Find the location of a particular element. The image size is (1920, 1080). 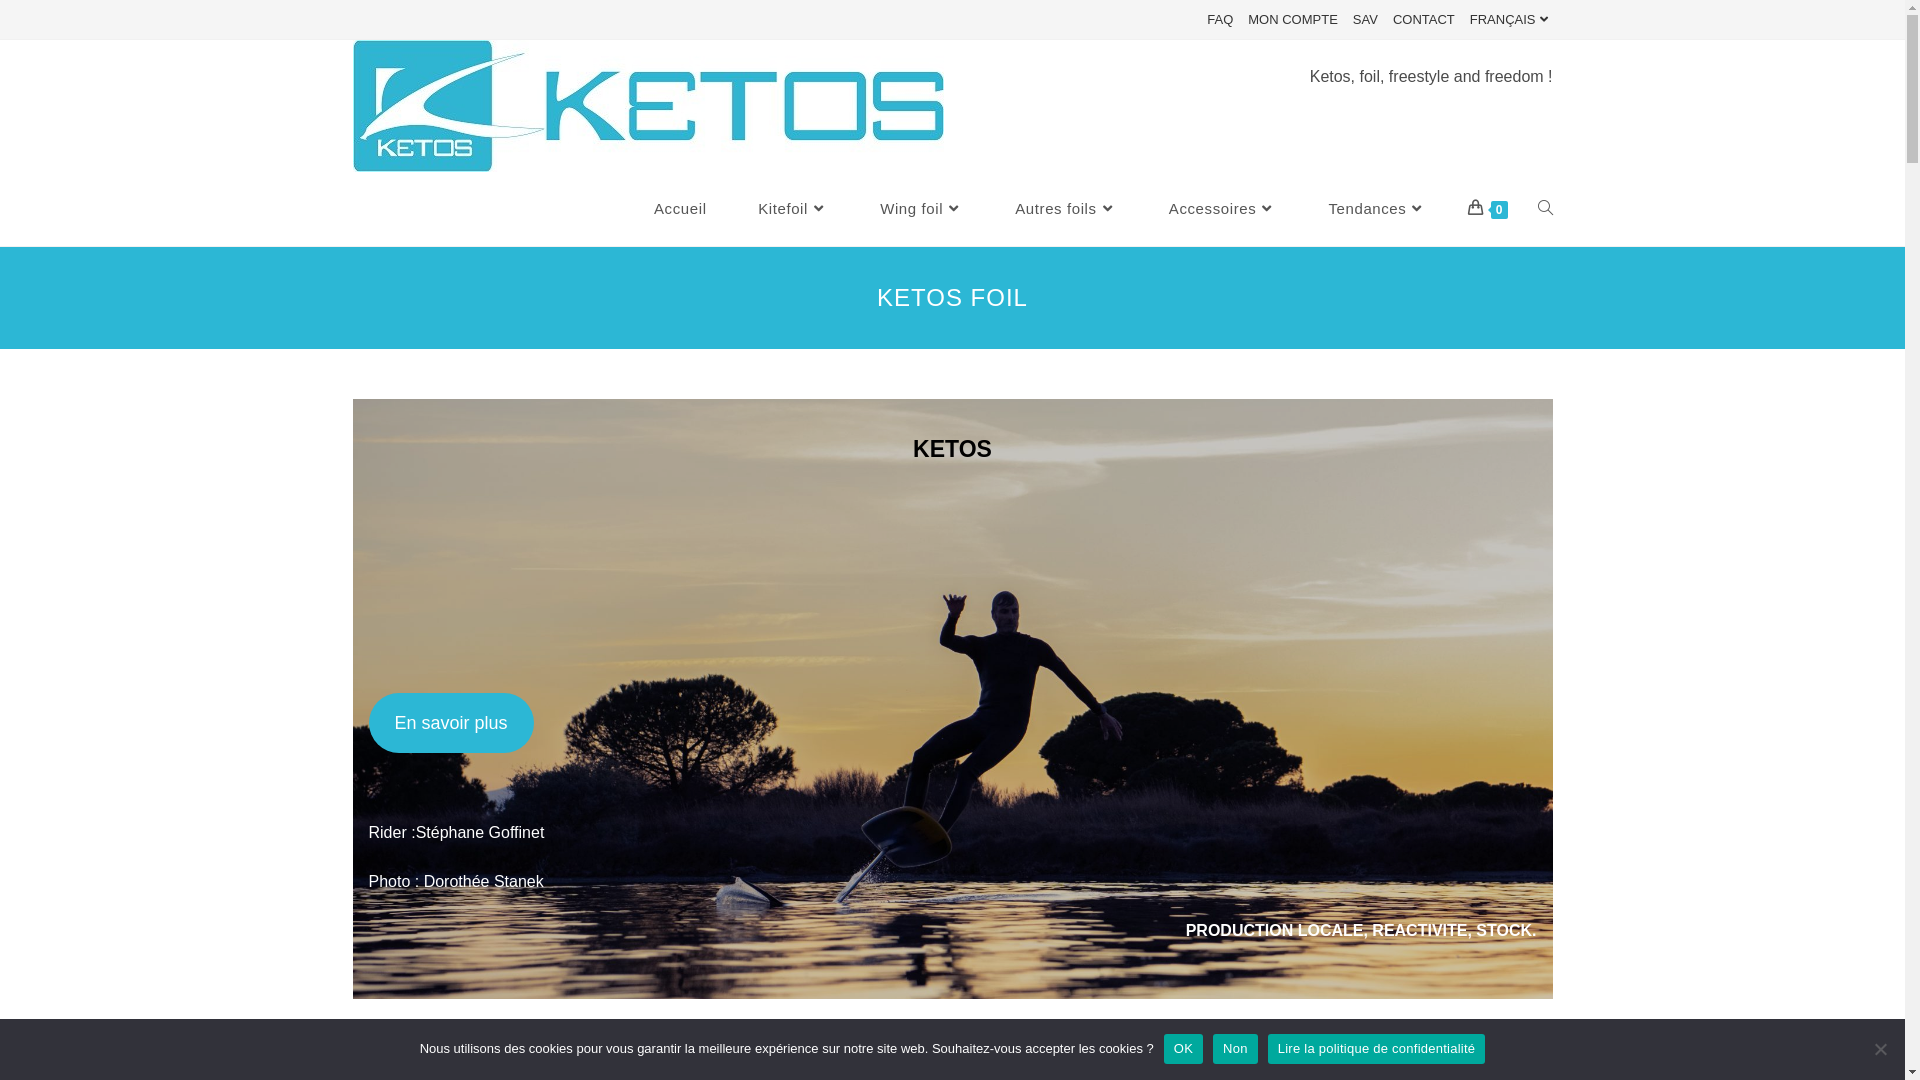

'Sitemap' is located at coordinates (1529, 1055).